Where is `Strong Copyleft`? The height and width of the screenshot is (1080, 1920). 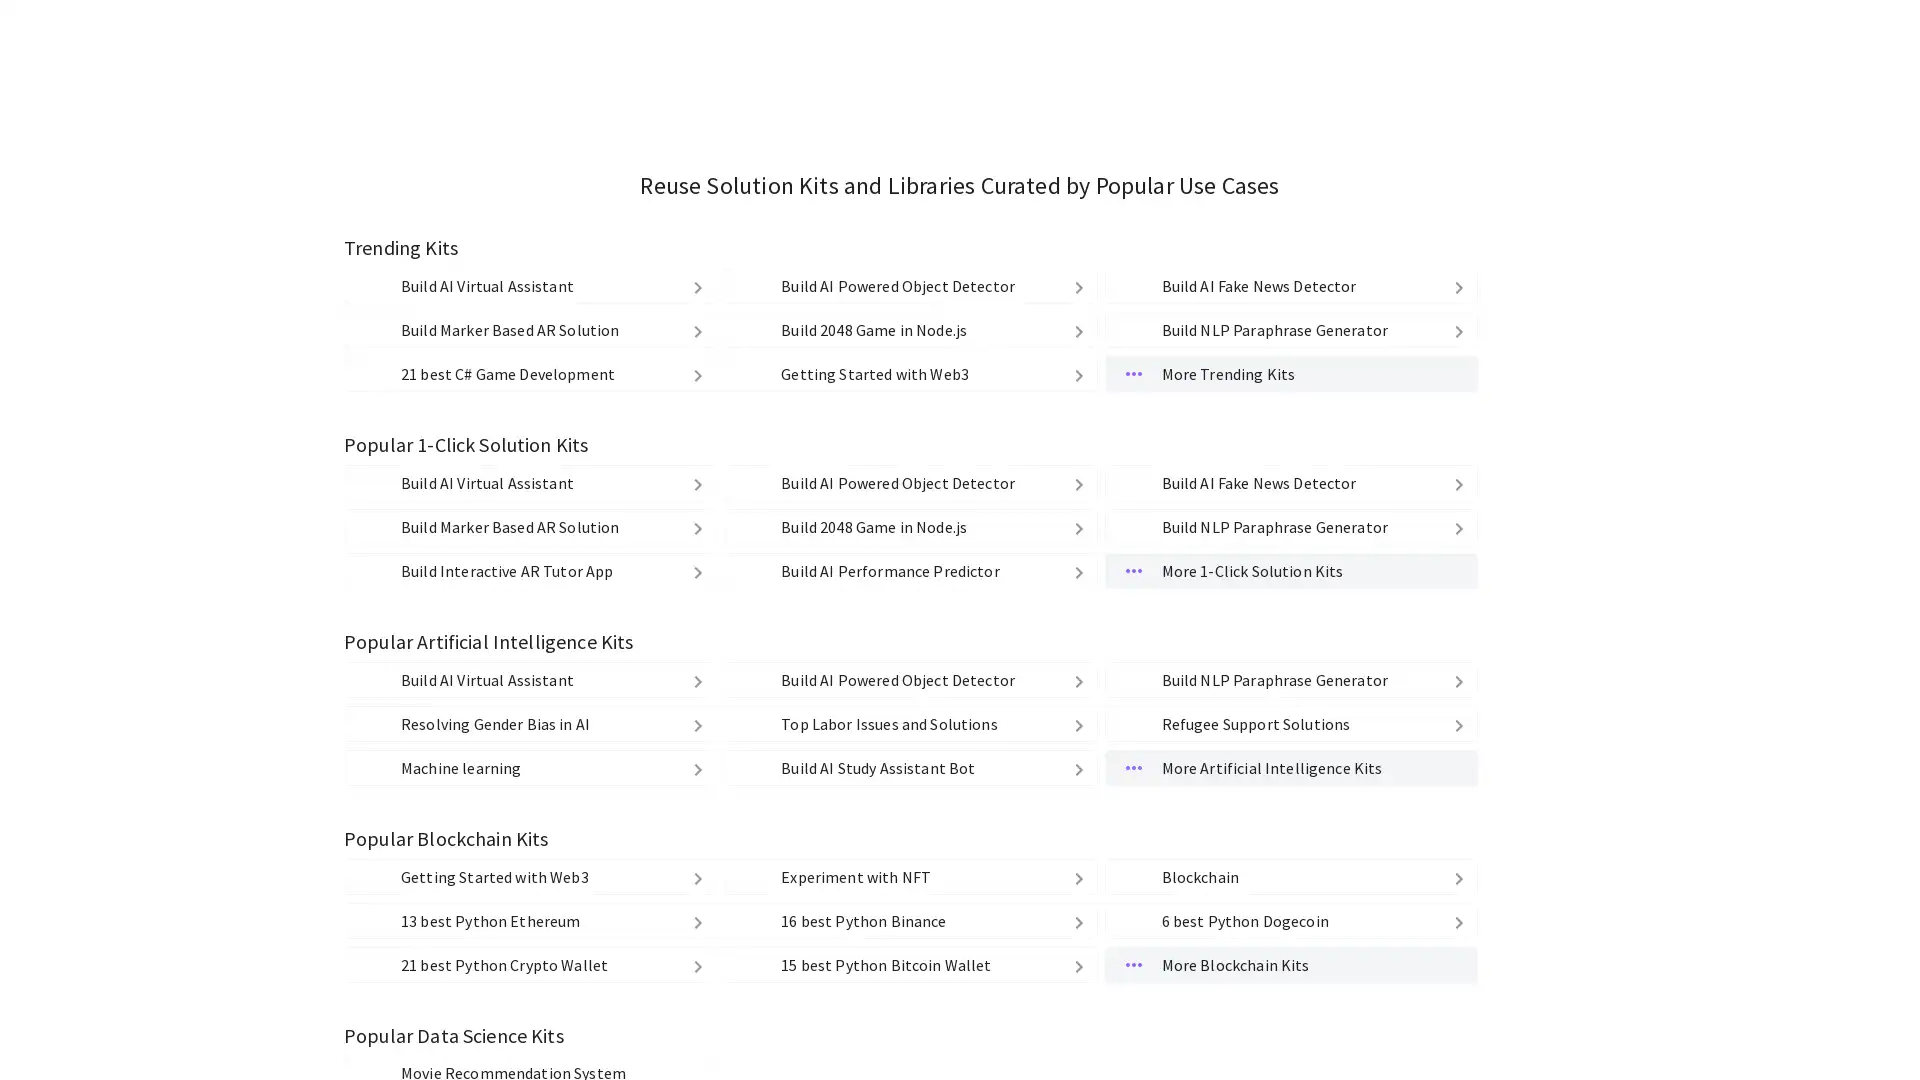
Strong Copyleft is located at coordinates (653, 589).